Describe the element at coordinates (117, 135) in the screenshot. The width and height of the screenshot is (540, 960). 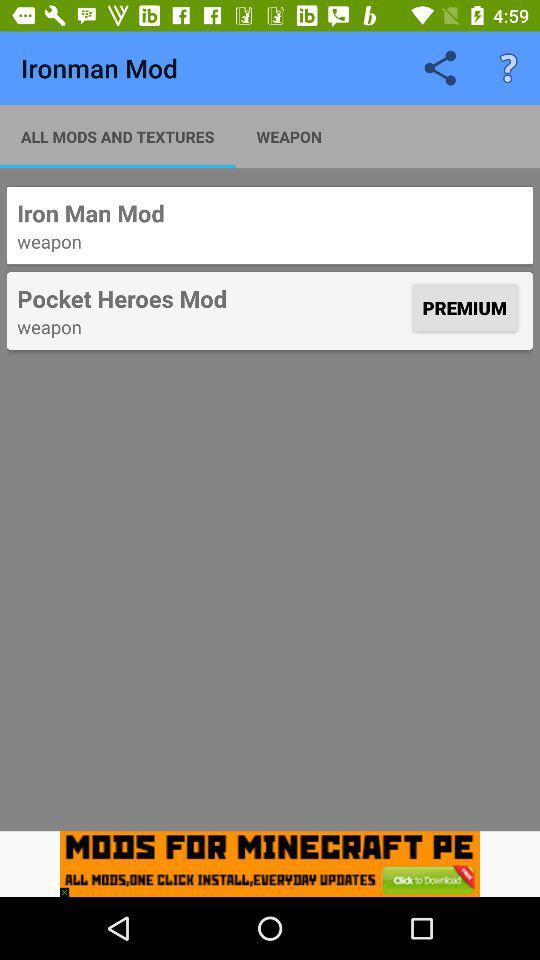
I see `the item next to weapon item` at that location.